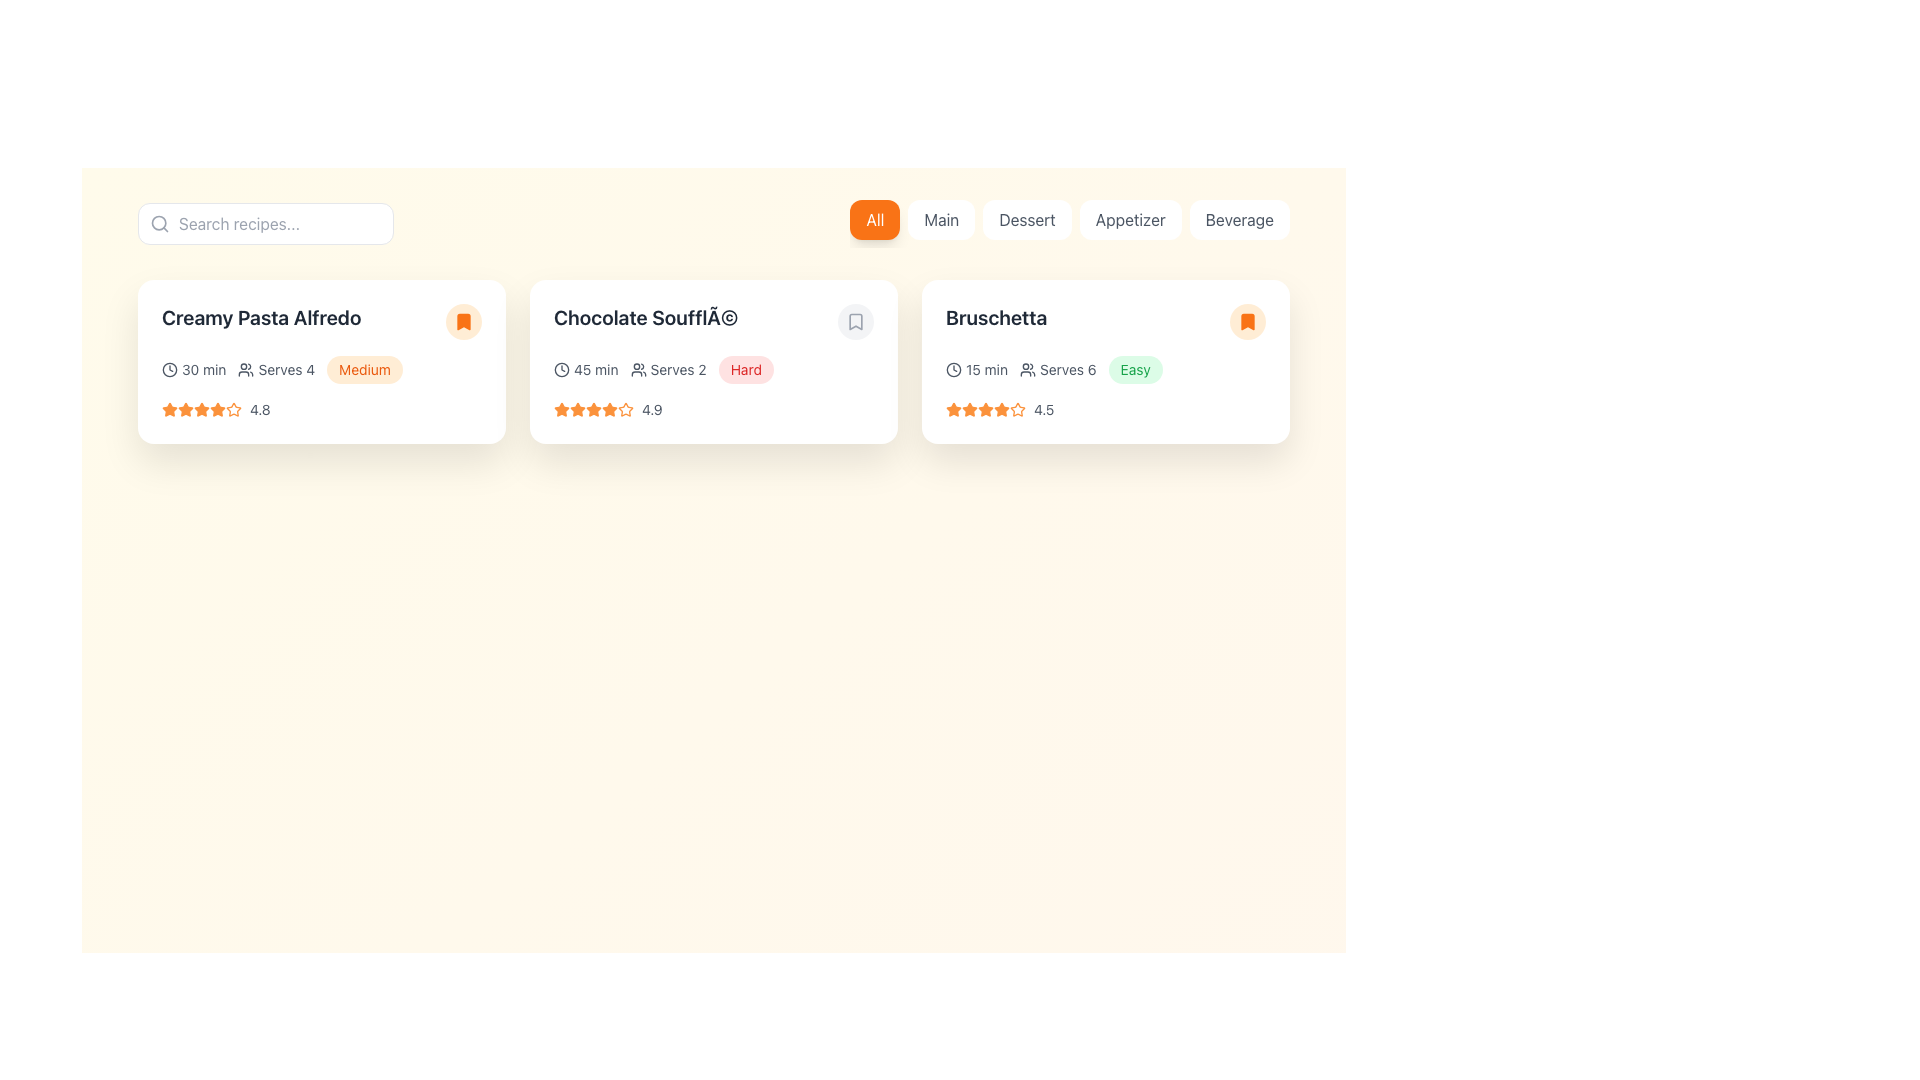  Describe the element at coordinates (1002, 408) in the screenshot. I see `the last star-shaped icon in the rating system for the 'Bruschetta' recipe card, which is rendered in an orange fill` at that location.